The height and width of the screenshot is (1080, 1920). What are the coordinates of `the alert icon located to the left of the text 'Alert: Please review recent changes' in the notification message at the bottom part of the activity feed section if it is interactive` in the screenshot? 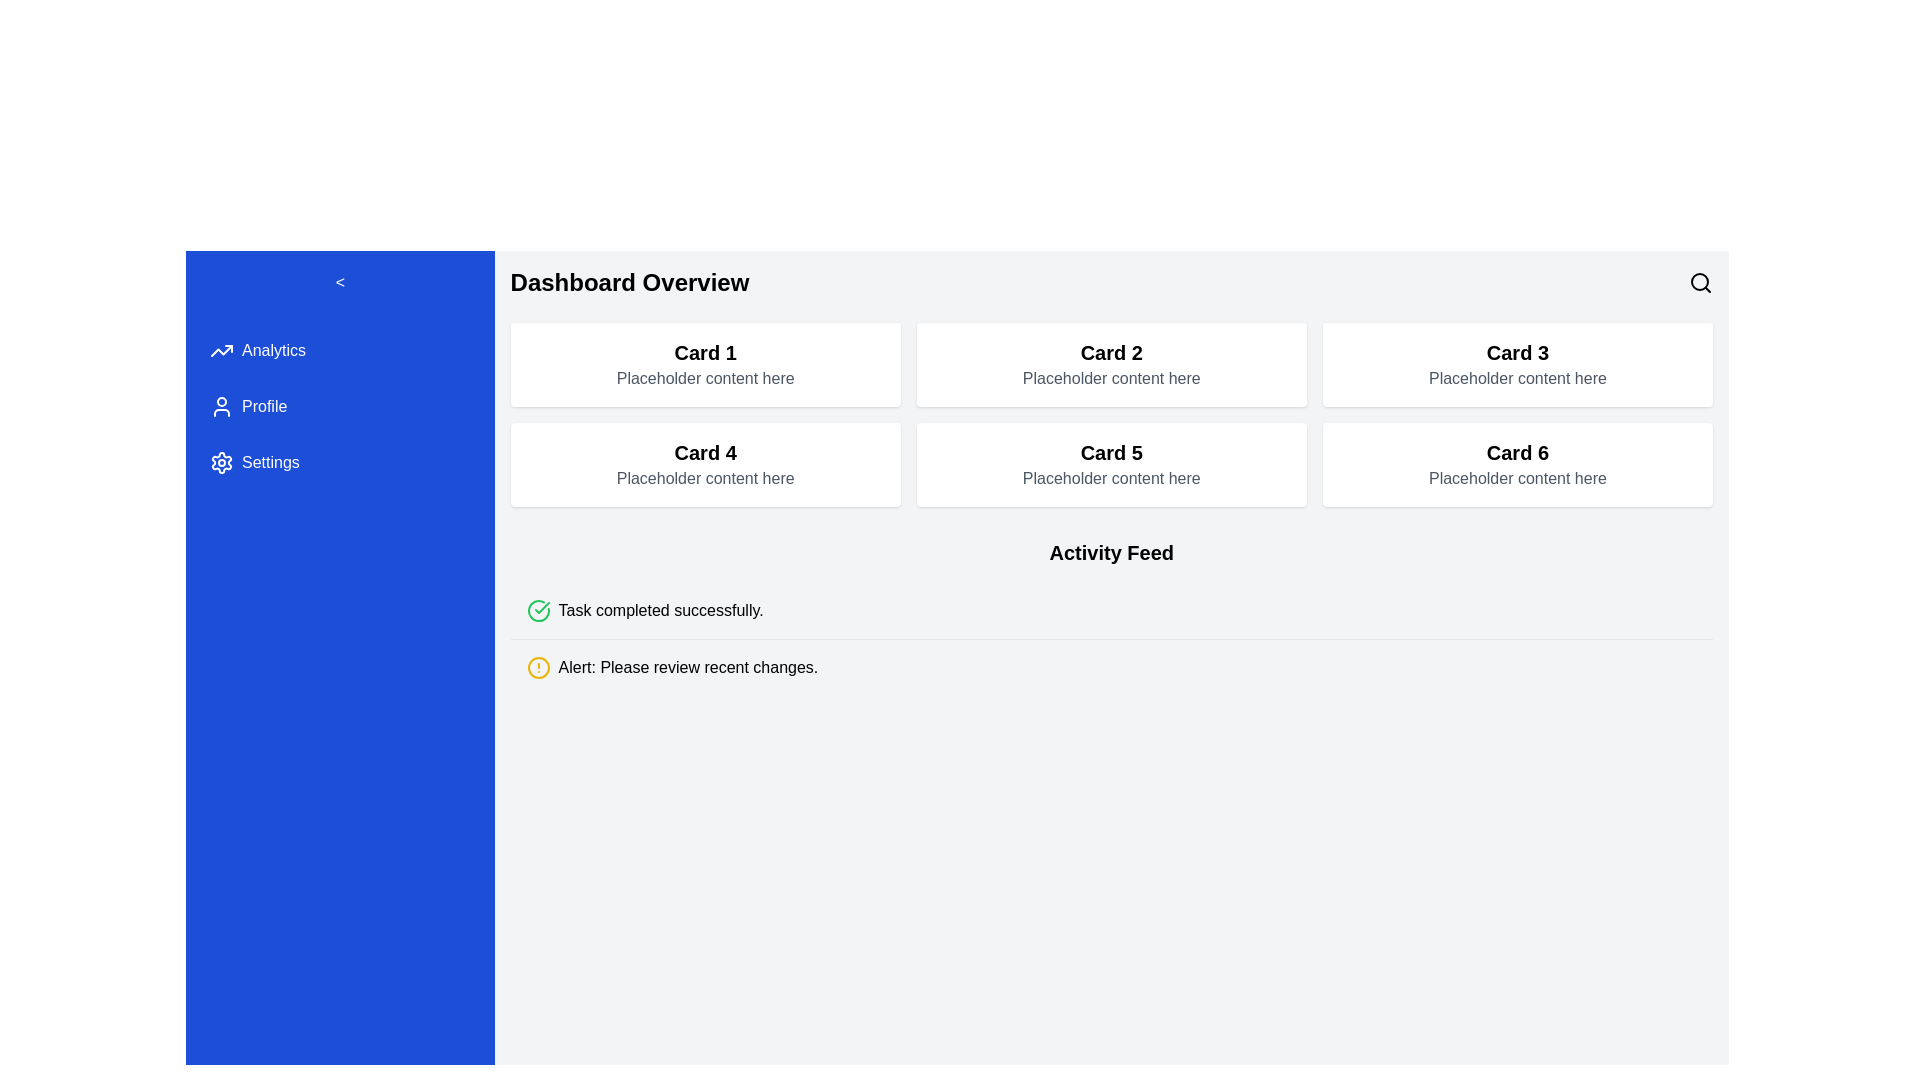 It's located at (538, 667).